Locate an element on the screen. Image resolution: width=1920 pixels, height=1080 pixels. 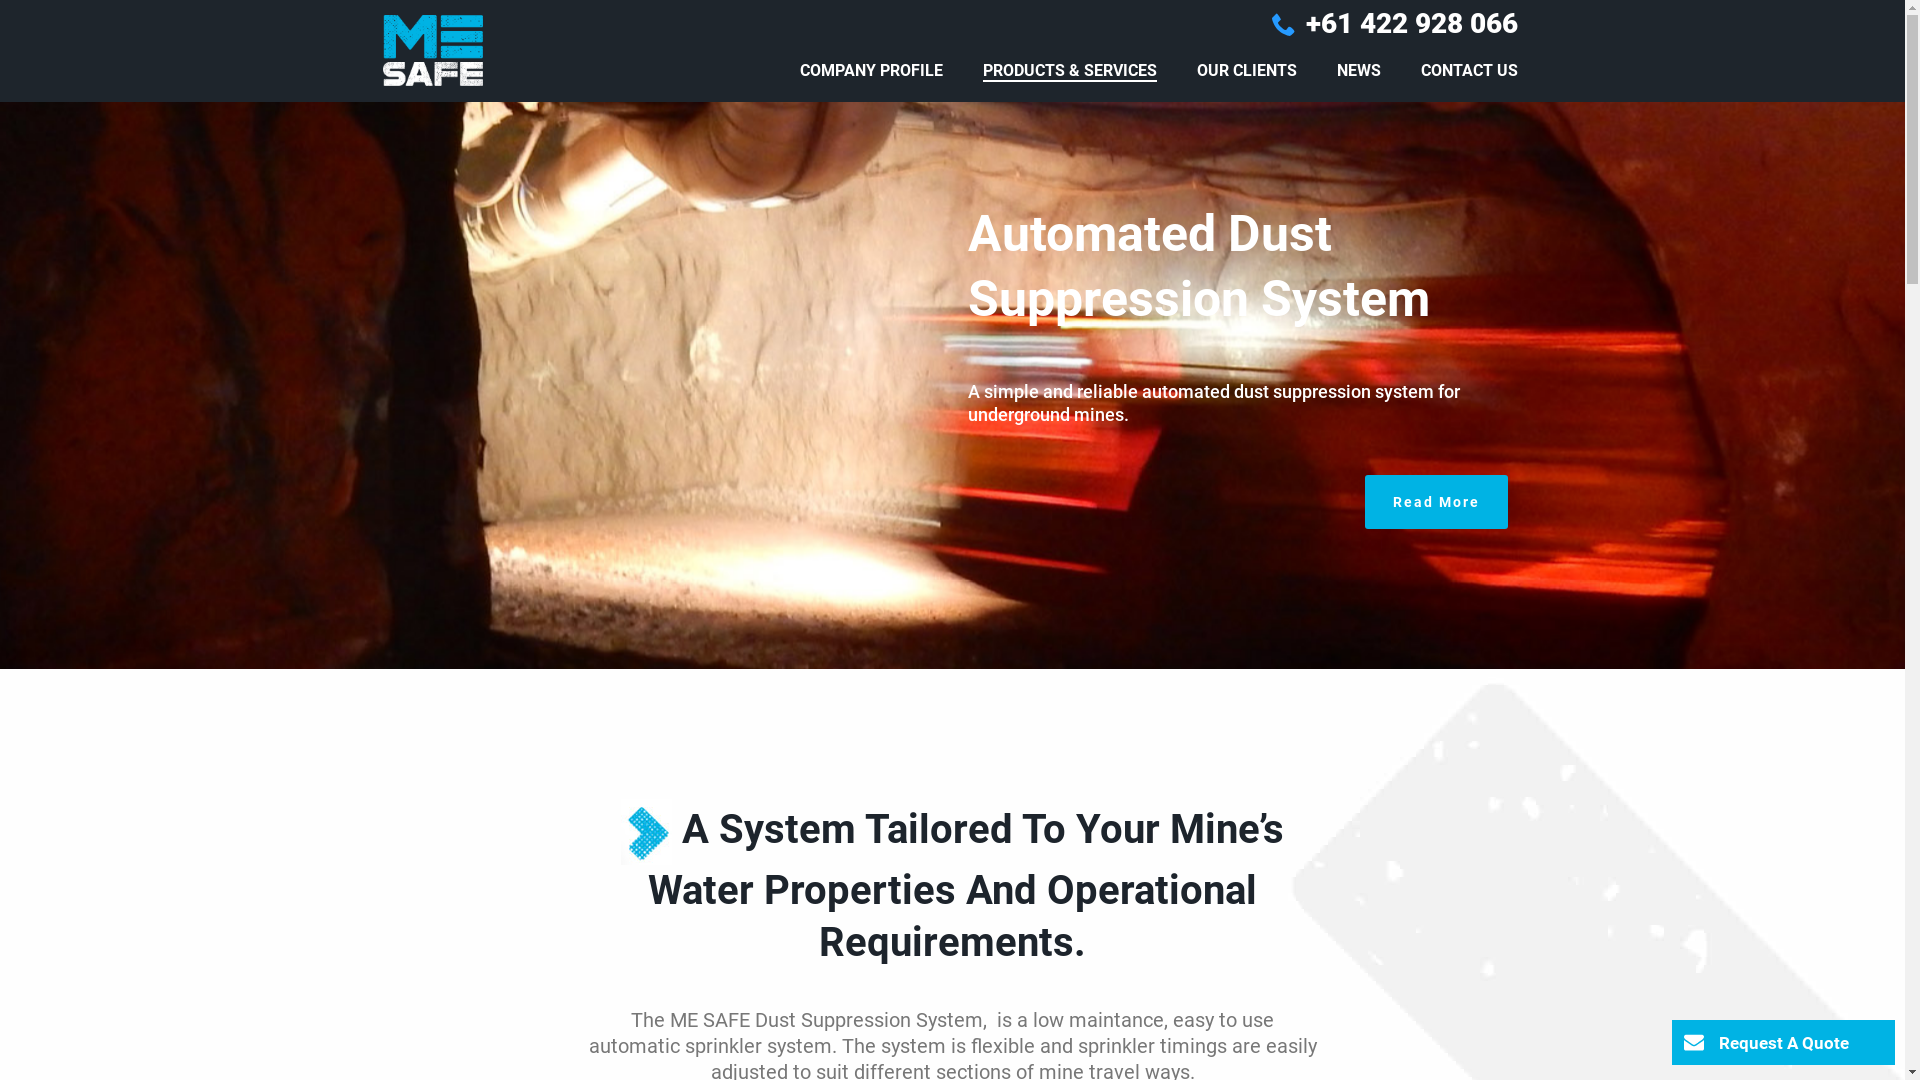
'+61 422 928 066' is located at coordinates (1410, 23).